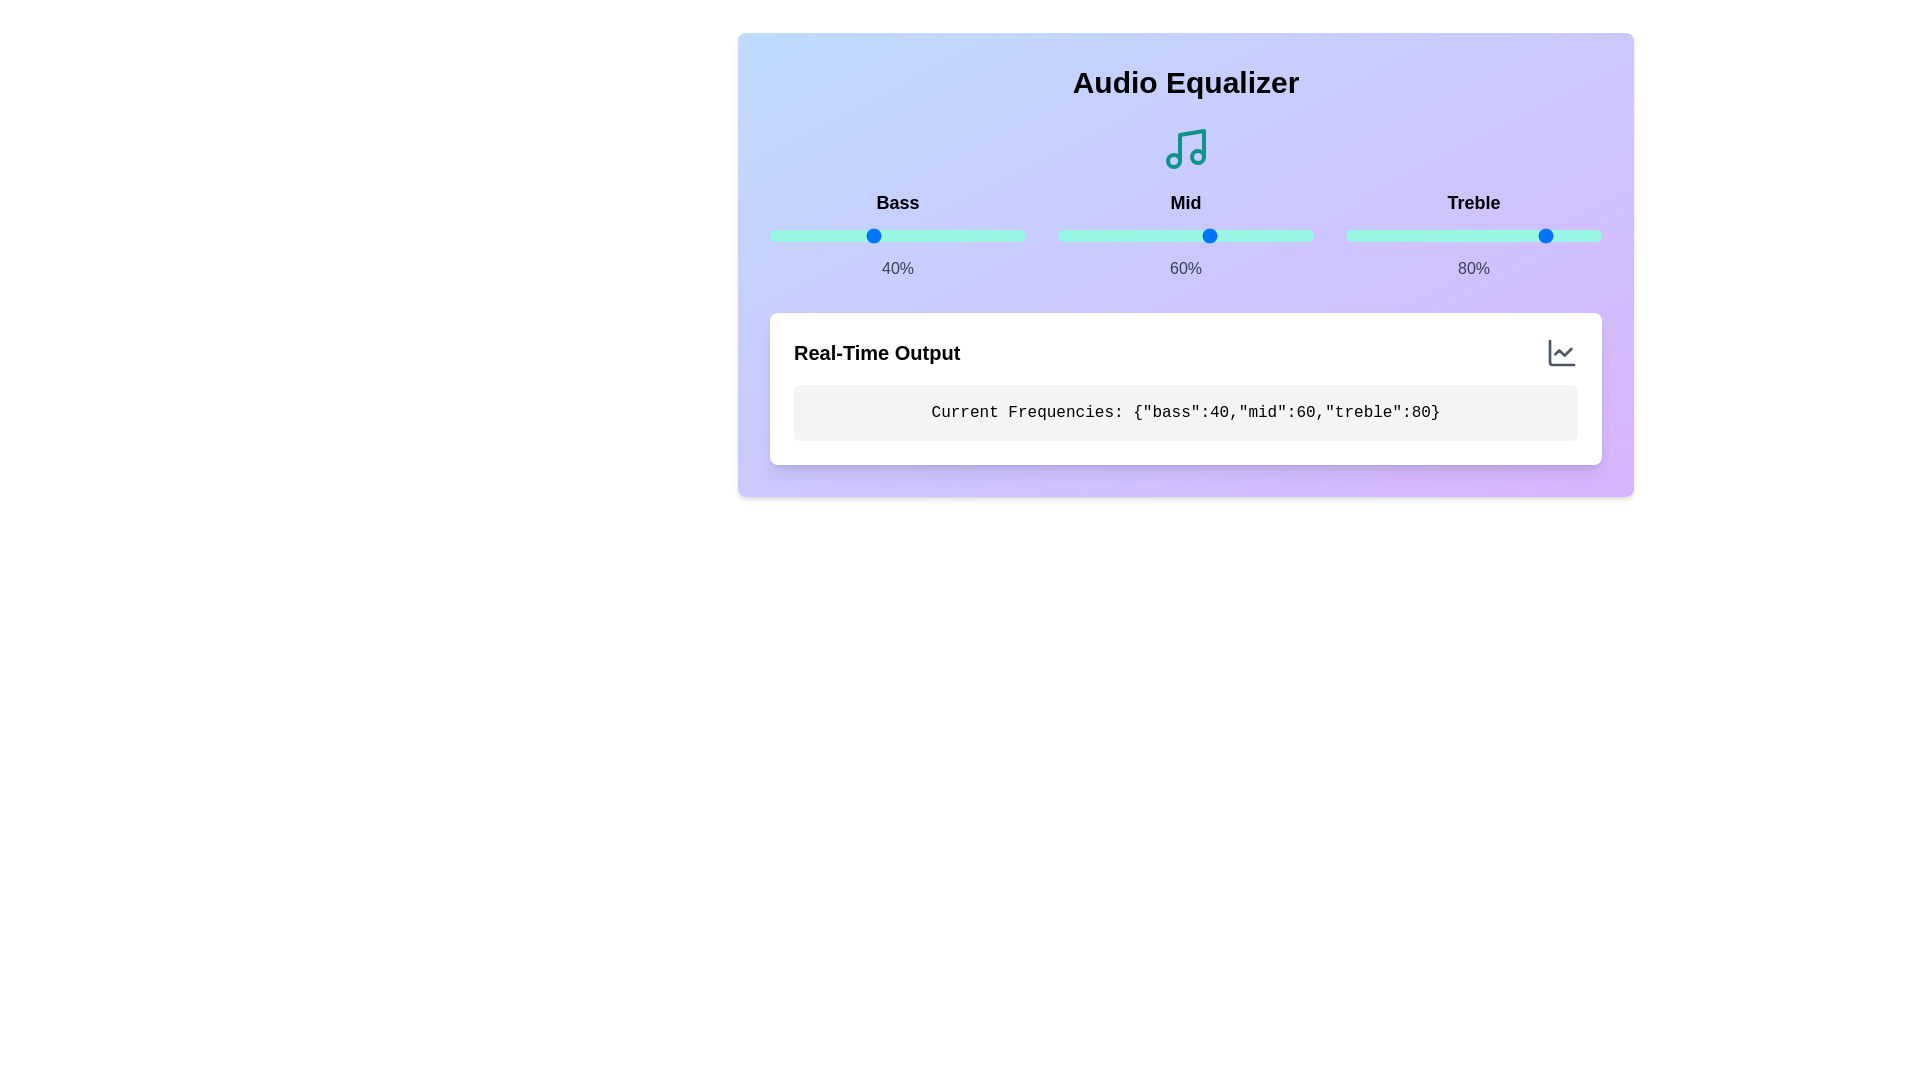  What do you see at coordinates (1223, 234) in the screenshot?
I see `the mid-frequency level` at bounding box center [1223, 234].